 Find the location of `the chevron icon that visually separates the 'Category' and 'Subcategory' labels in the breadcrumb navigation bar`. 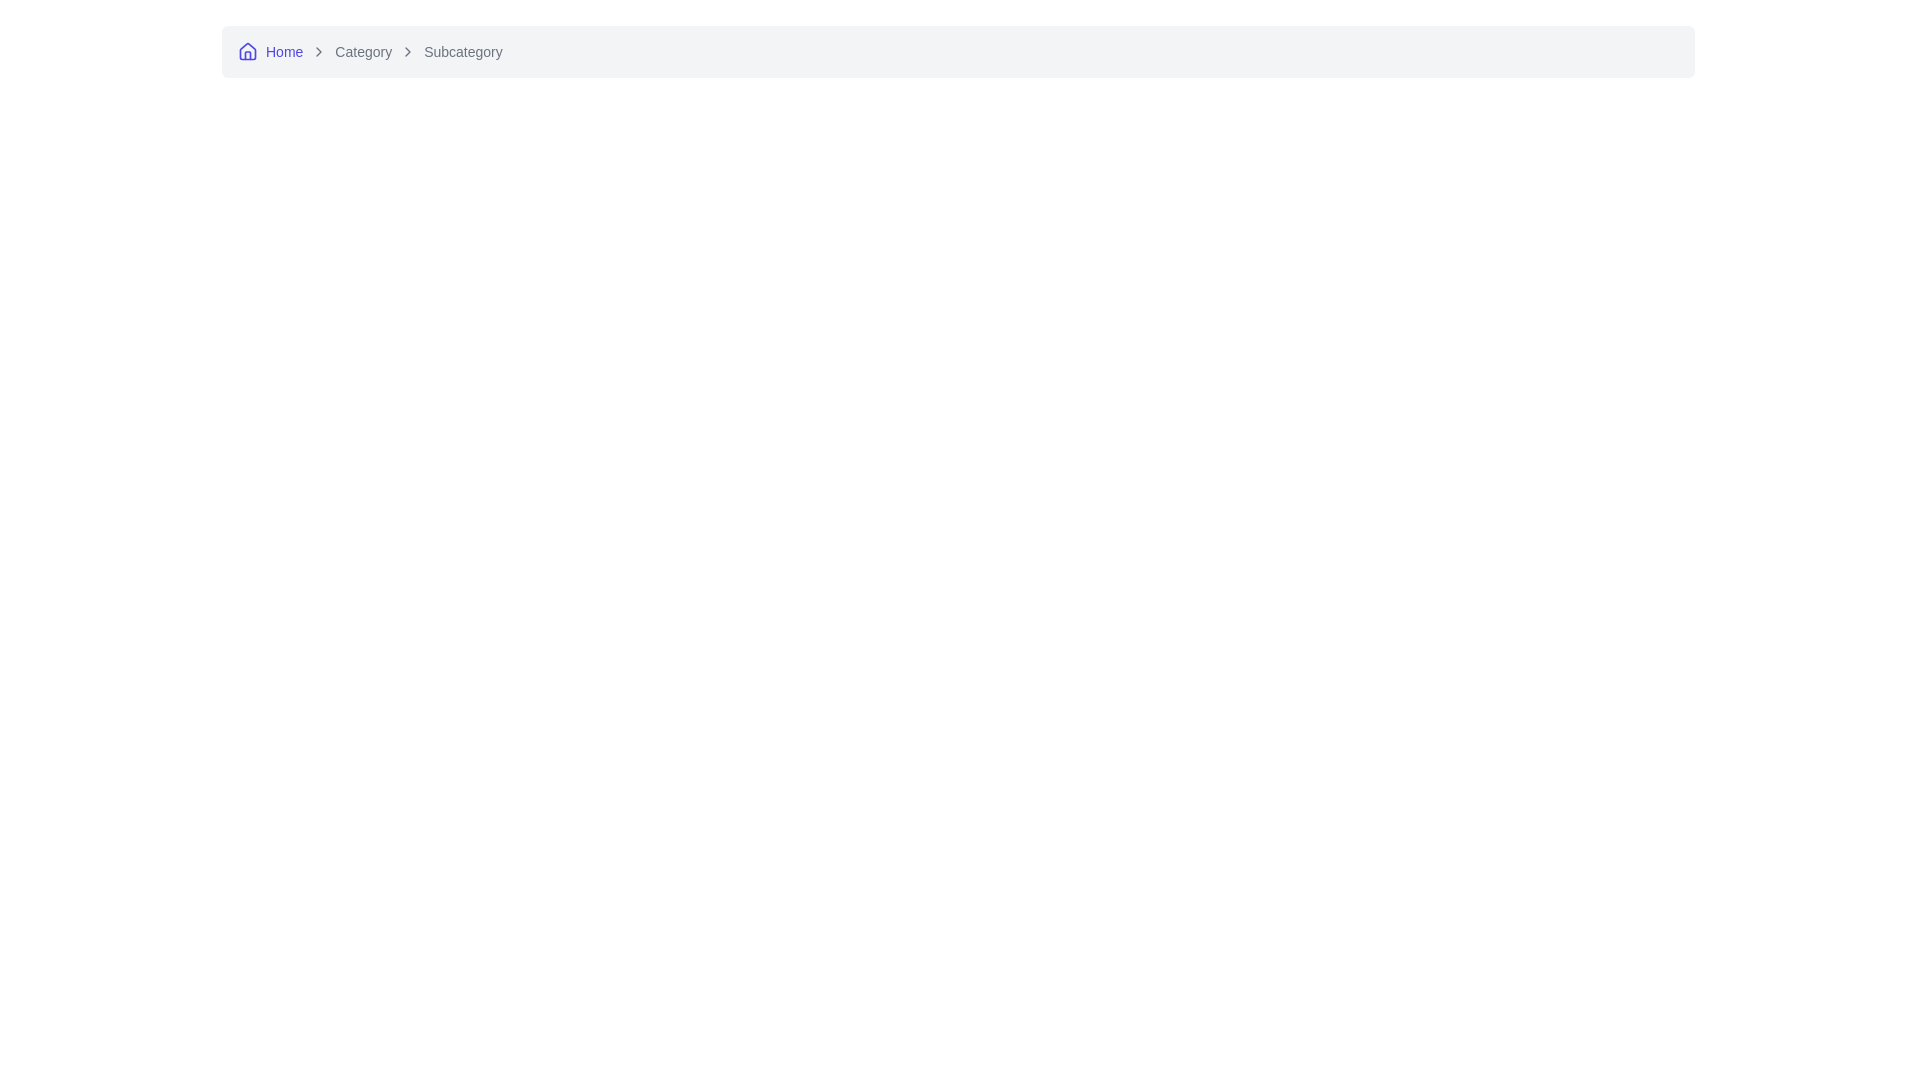

the chevron icon that visually separates the 'Category' and 'Subcategory' labels in the breadcrumb navigation bar is located at coordinates (407, 50).